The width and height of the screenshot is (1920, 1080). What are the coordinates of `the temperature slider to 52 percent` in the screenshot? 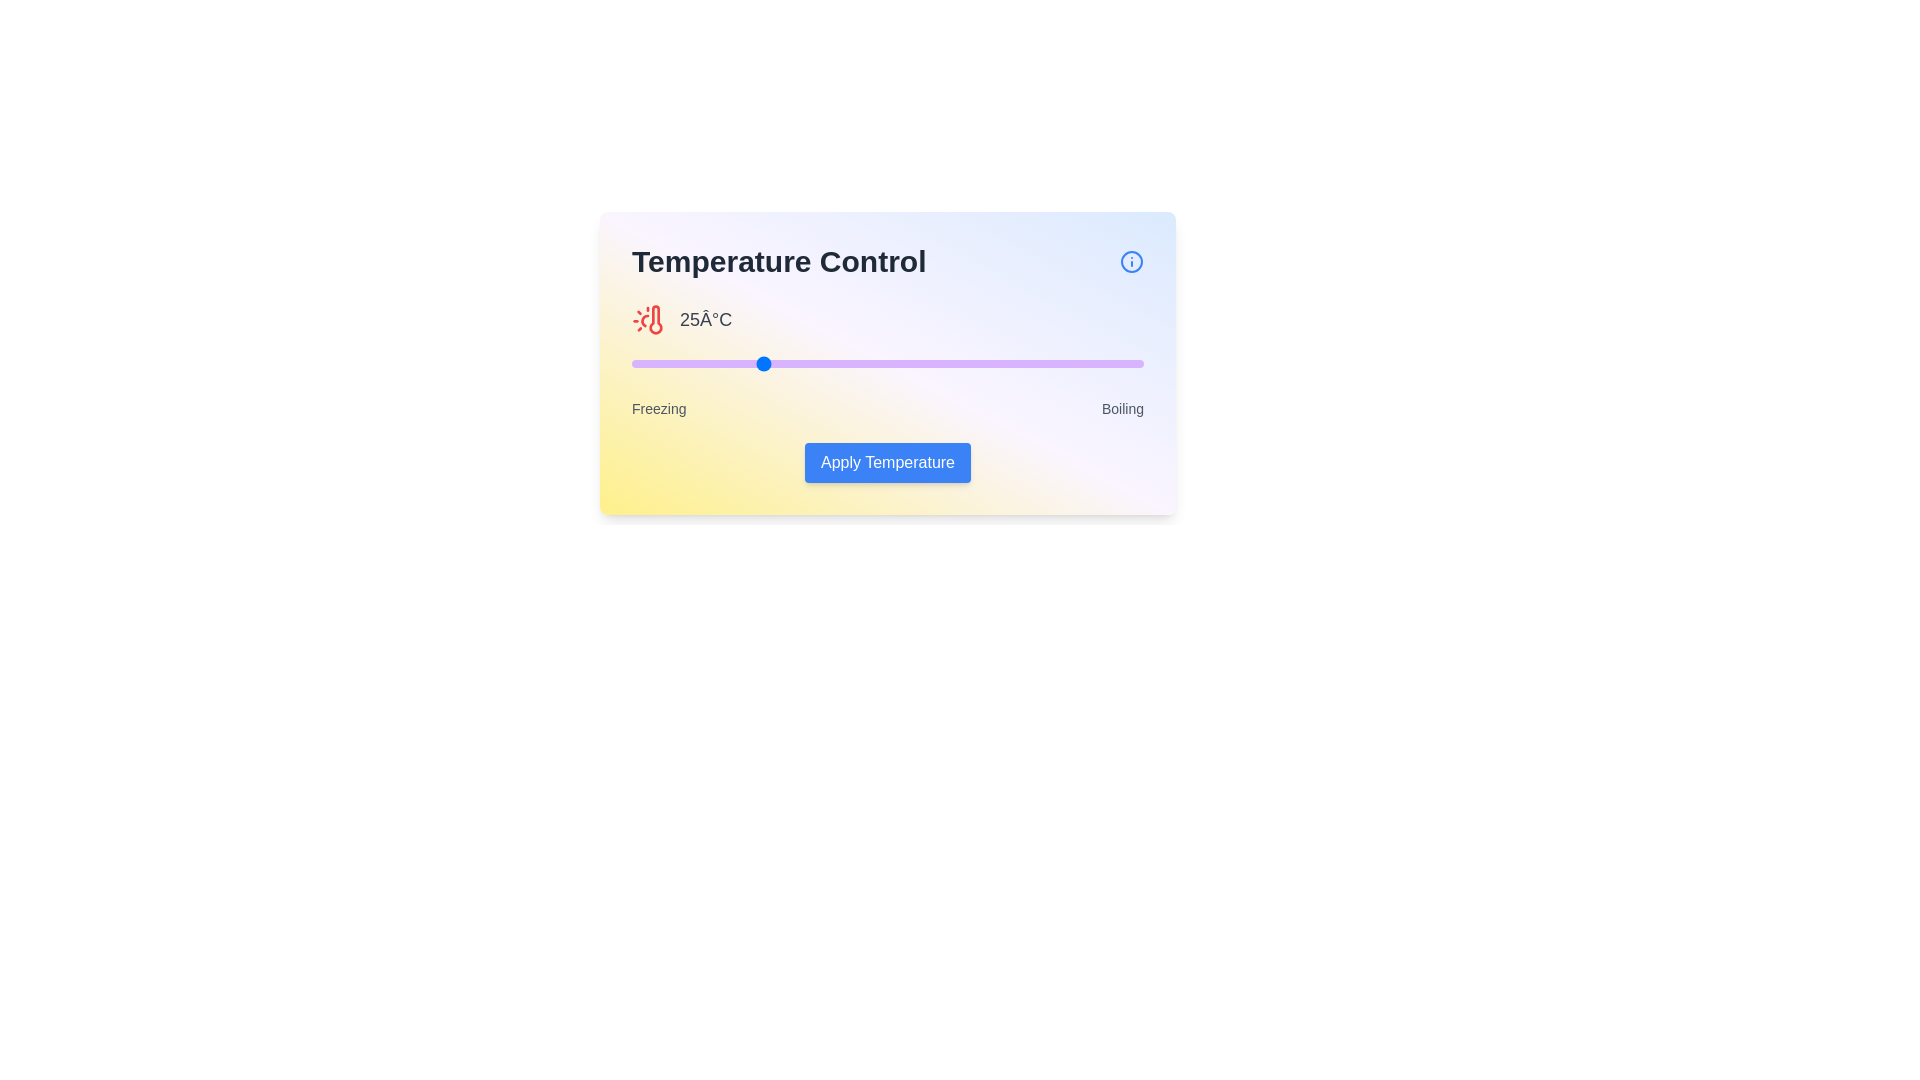 It's located at (897, 363).